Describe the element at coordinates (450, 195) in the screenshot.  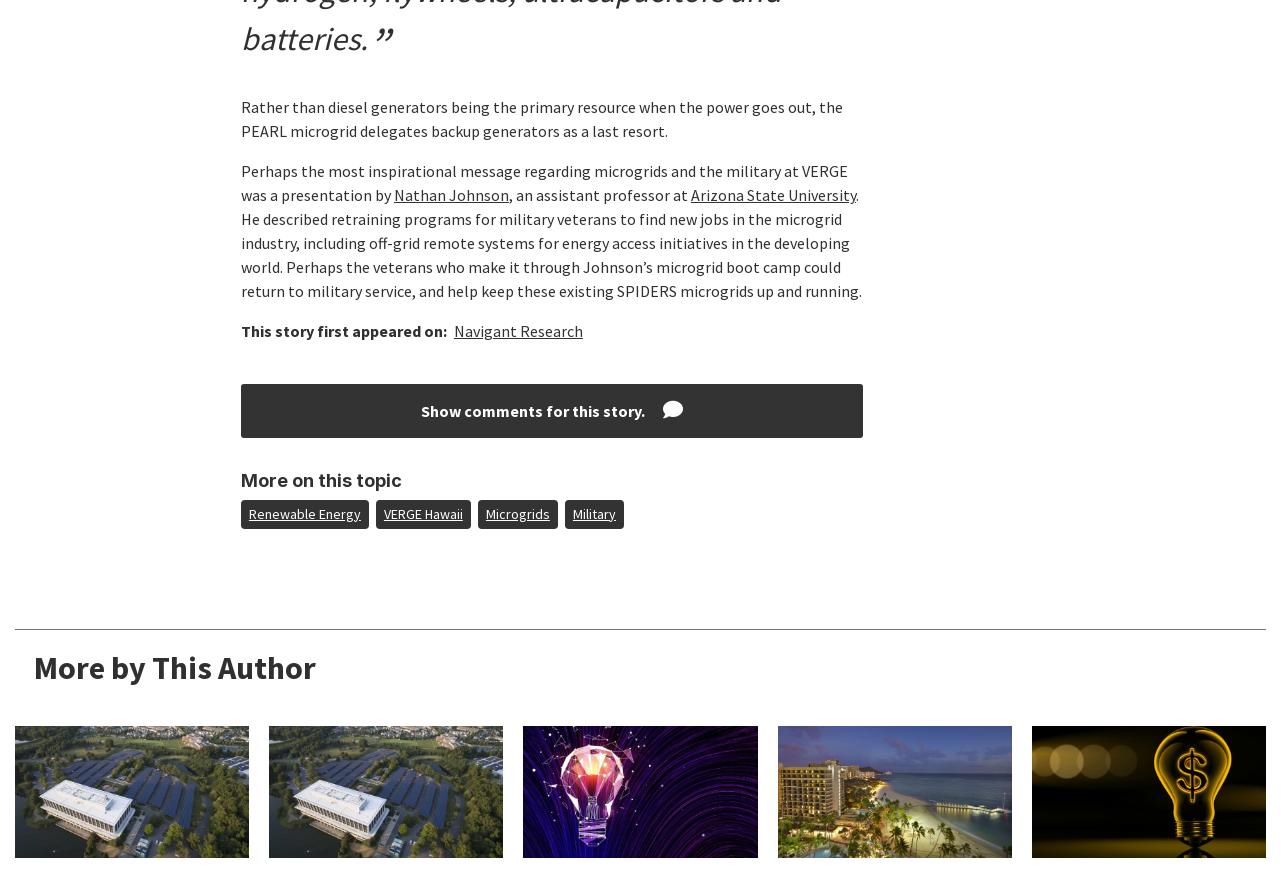
I see `'Nathan Johnson'` at that location.